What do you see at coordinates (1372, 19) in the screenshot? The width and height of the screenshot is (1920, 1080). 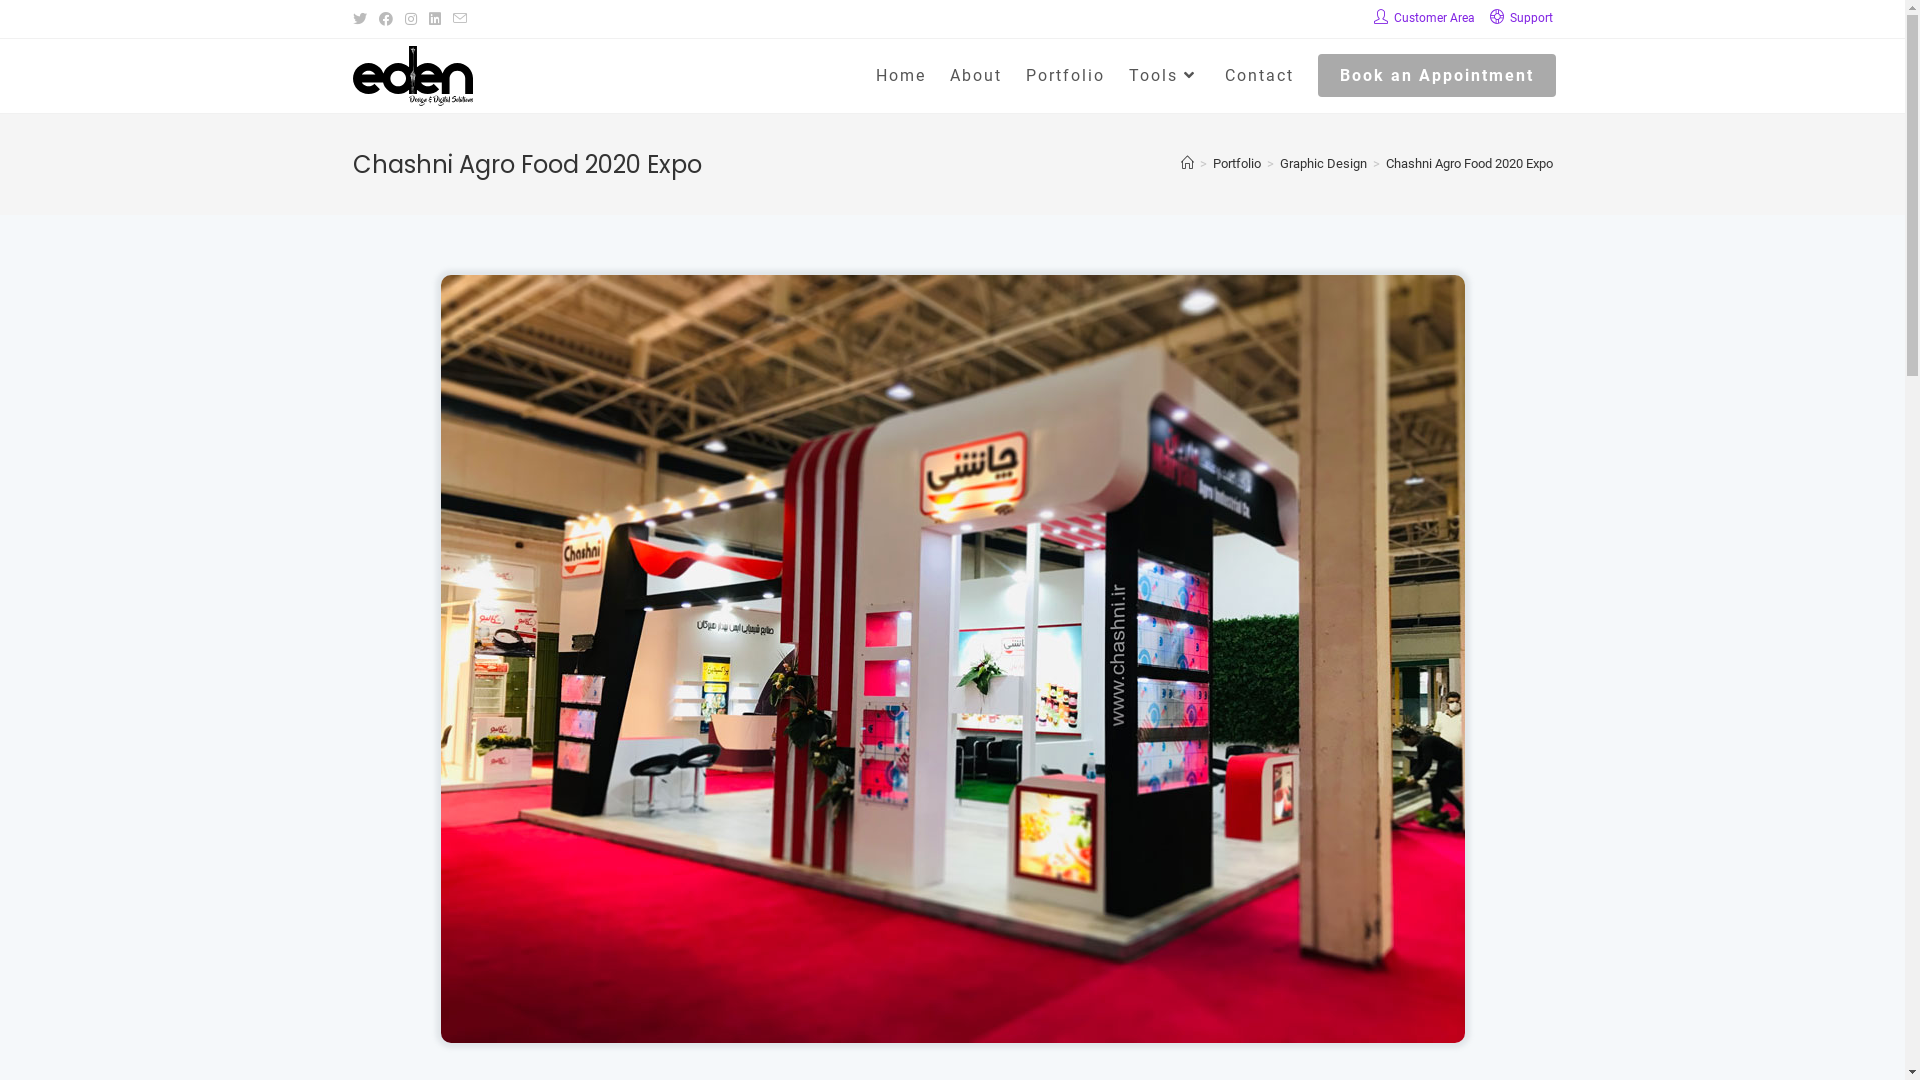 I see `'Customer Area'` at bounding box center [1372, 19].